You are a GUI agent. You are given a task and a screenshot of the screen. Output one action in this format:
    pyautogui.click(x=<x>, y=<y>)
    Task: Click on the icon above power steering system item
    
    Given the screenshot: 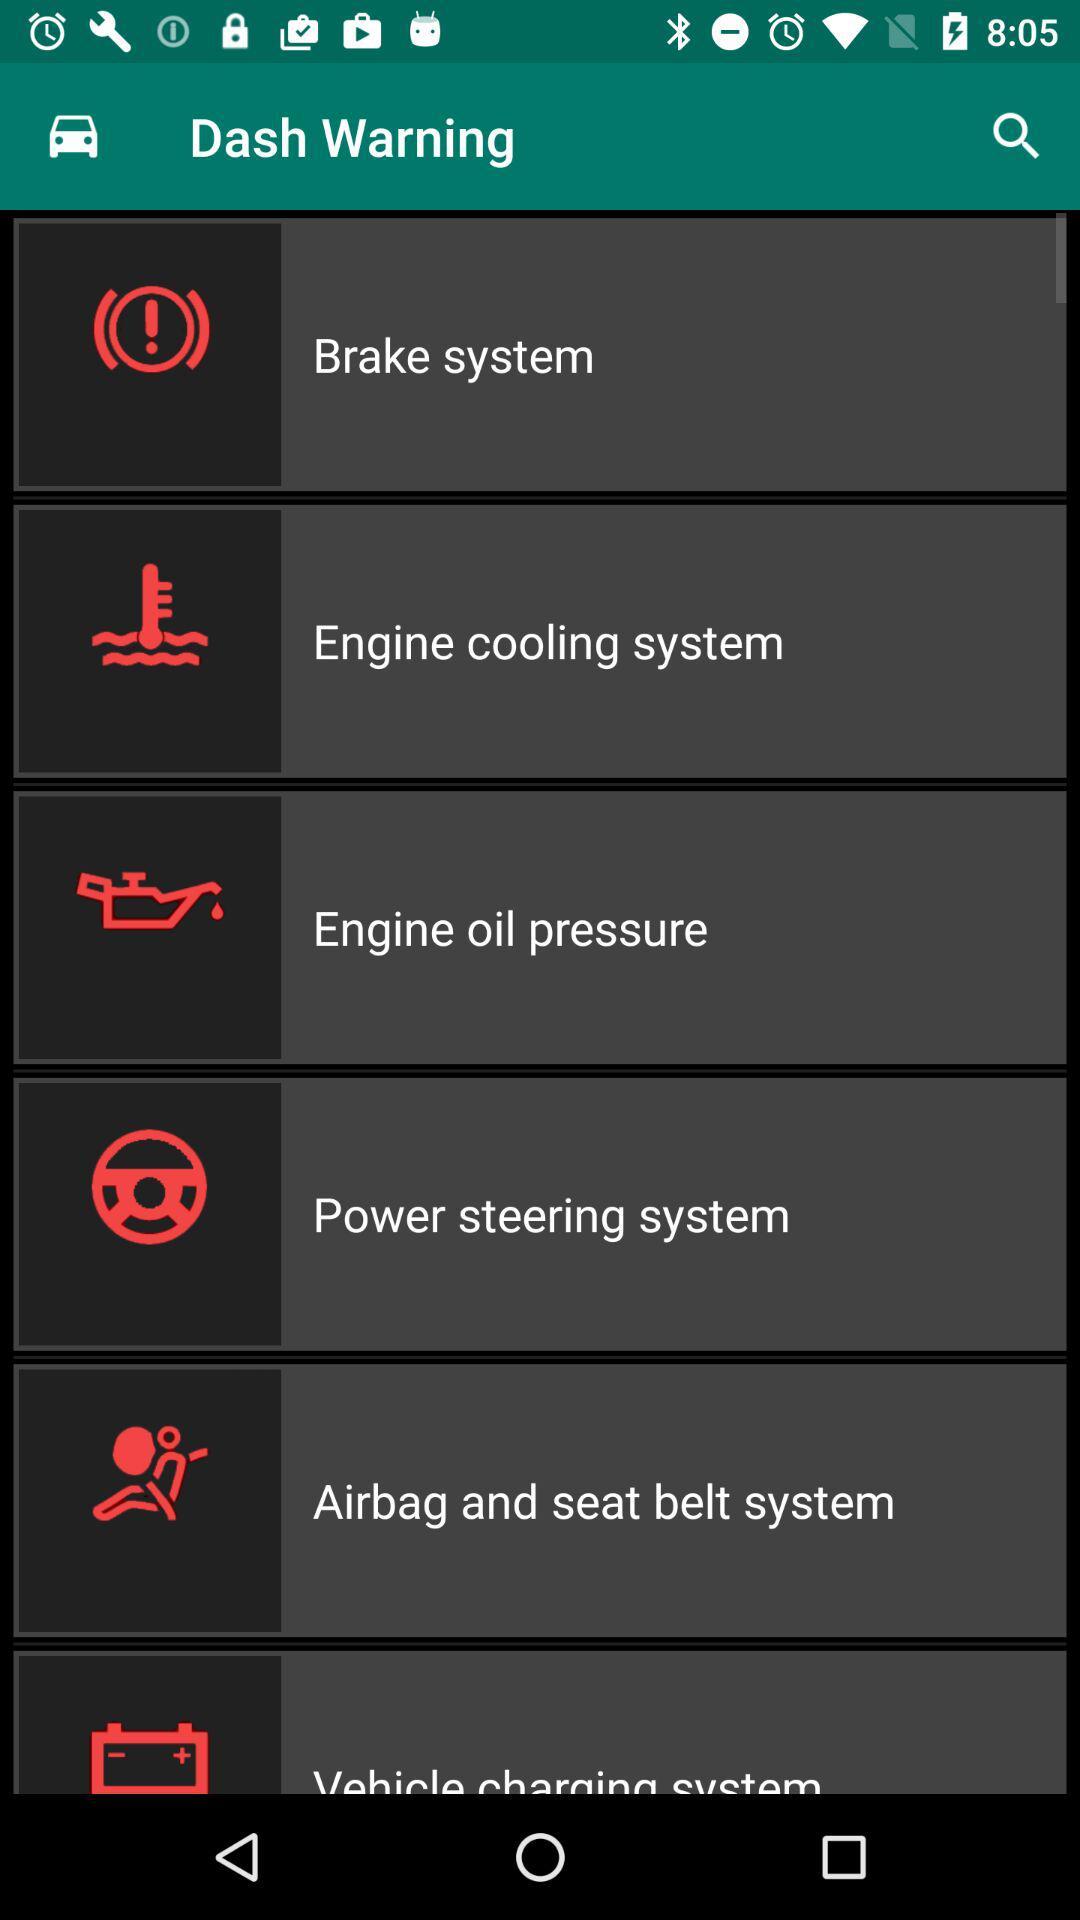 What is the action you would take?
    pyautogui.click(x=688, y=926)
    